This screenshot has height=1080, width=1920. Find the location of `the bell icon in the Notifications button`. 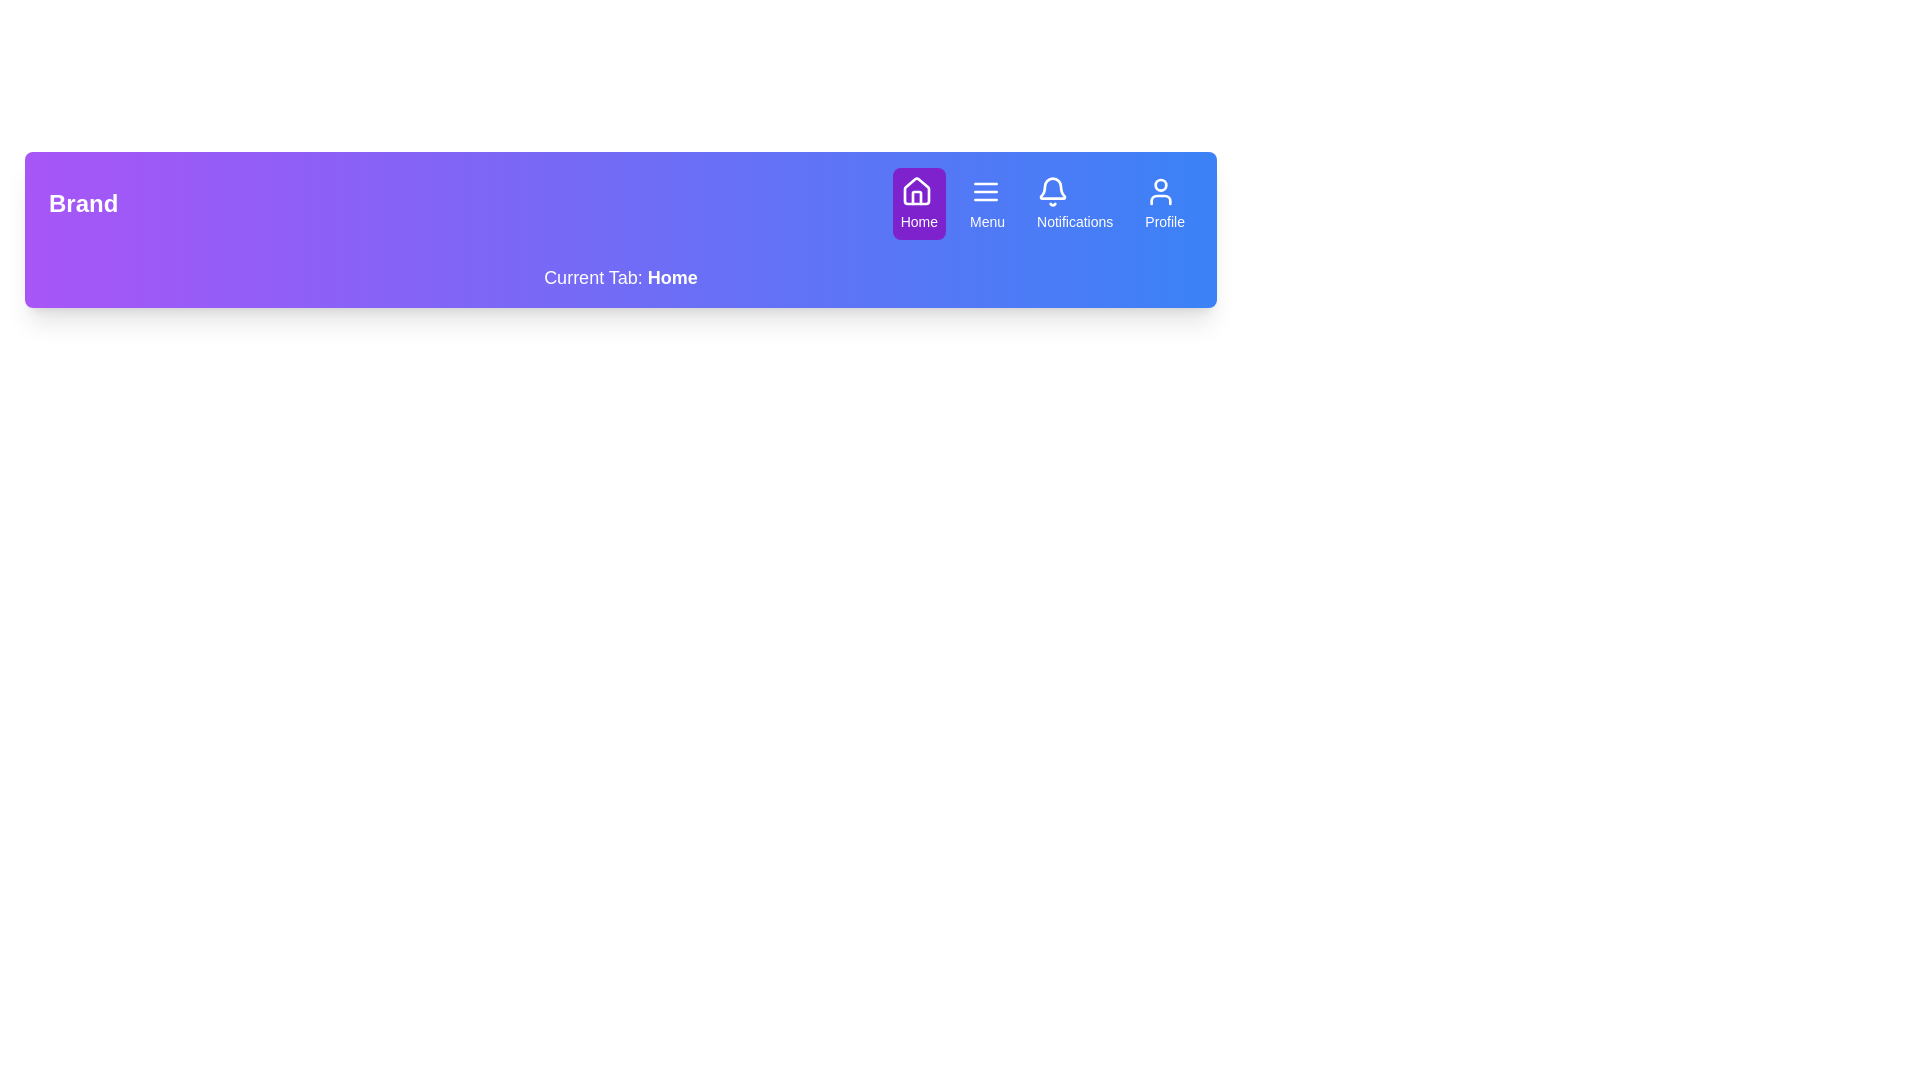

the bell icon in the Notifications button is located at coordinates (1052, 192).